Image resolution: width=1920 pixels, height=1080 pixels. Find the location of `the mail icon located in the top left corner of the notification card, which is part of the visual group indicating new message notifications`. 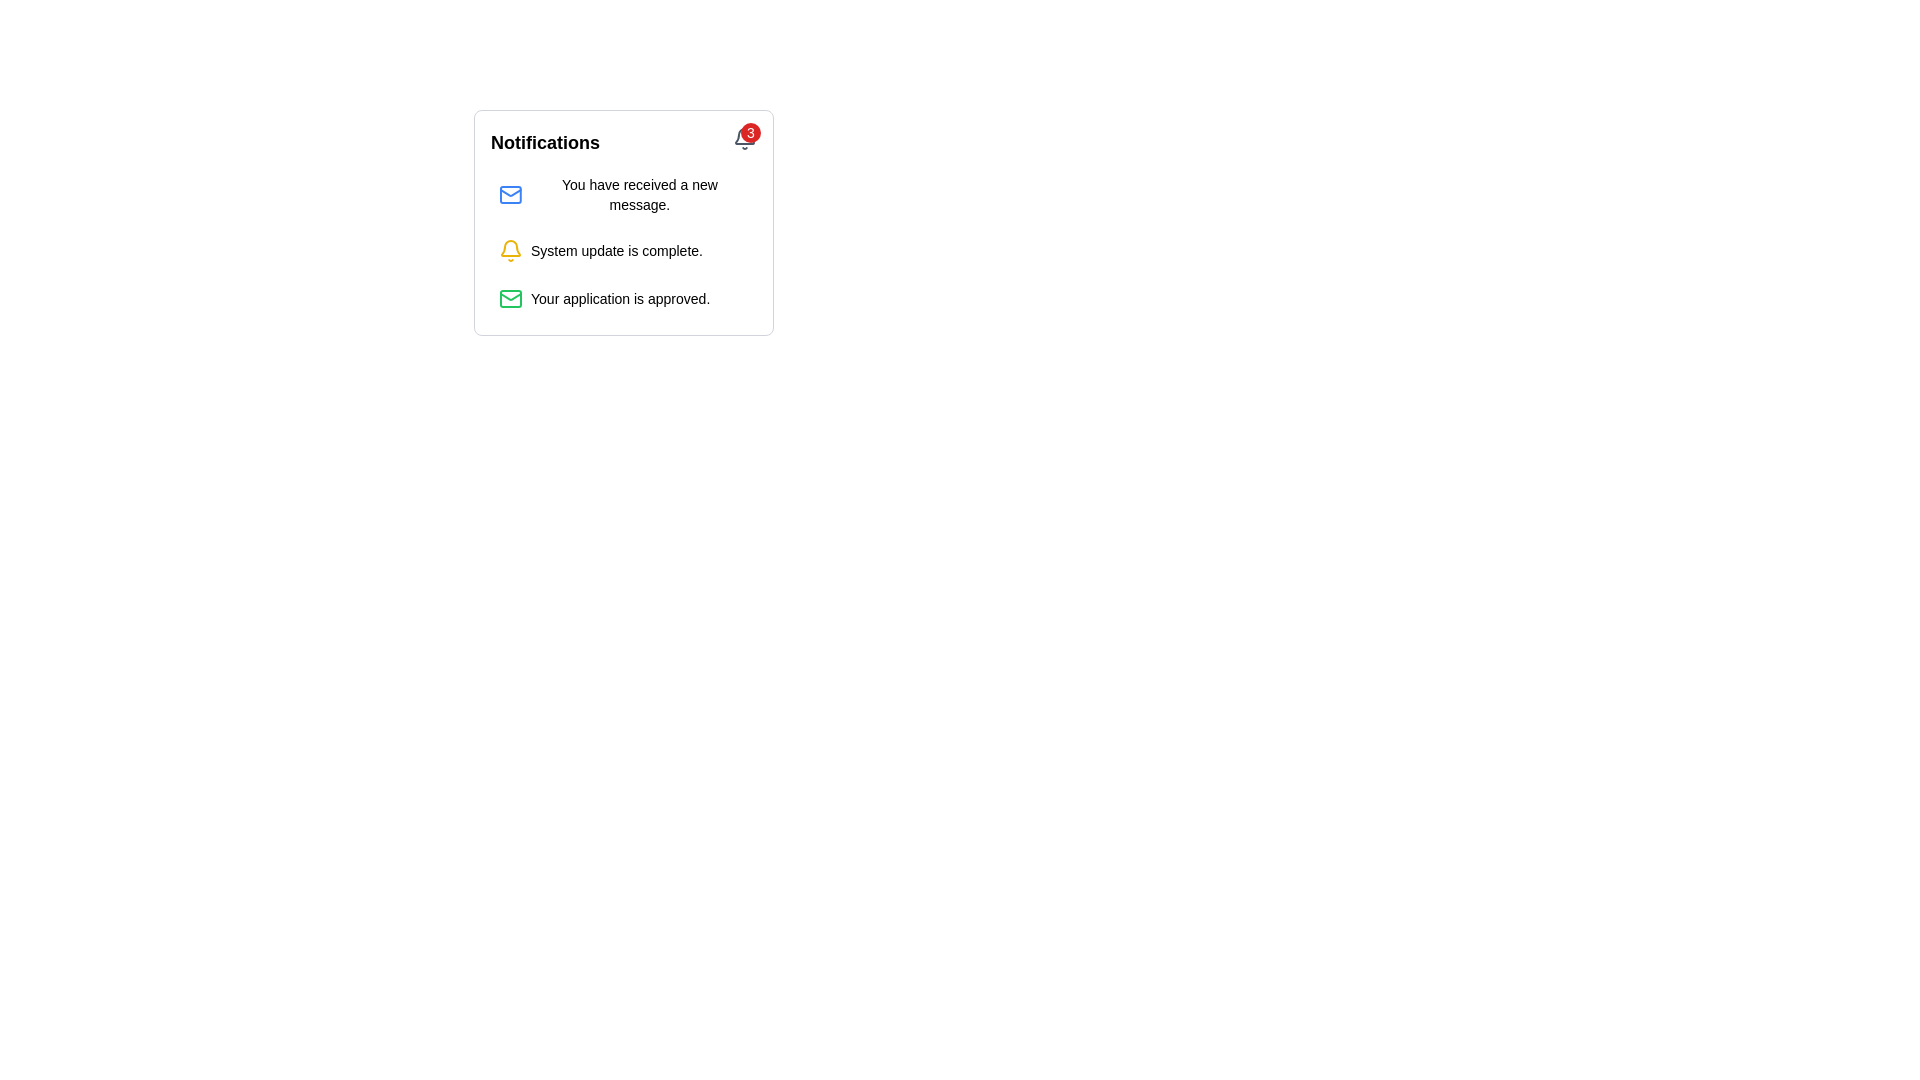

the mail icon located in the top left corner of the notification card, which is part of the visual group indicating new message notifications is located at coordinates (510, 296).